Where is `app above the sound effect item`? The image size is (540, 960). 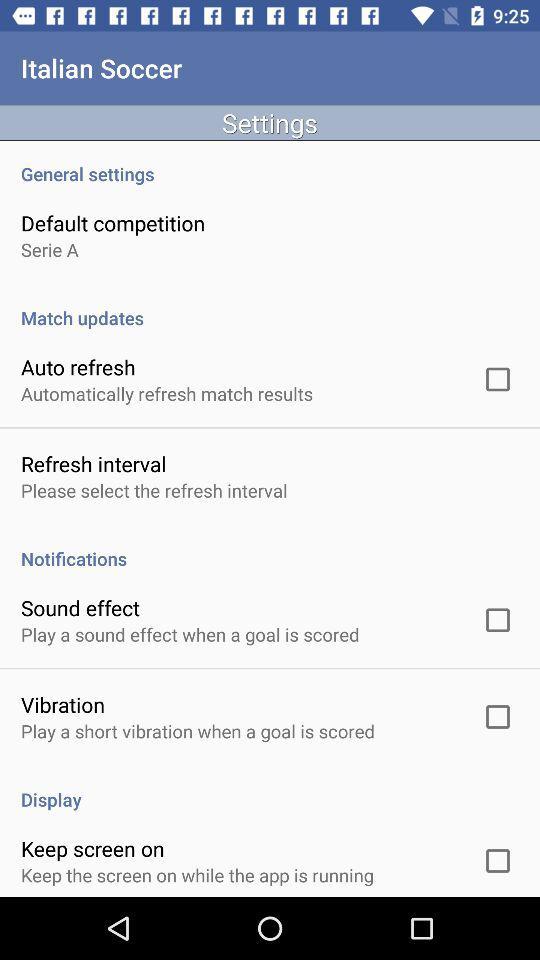
app above the sound effect item is located at coordinates (270, 548).